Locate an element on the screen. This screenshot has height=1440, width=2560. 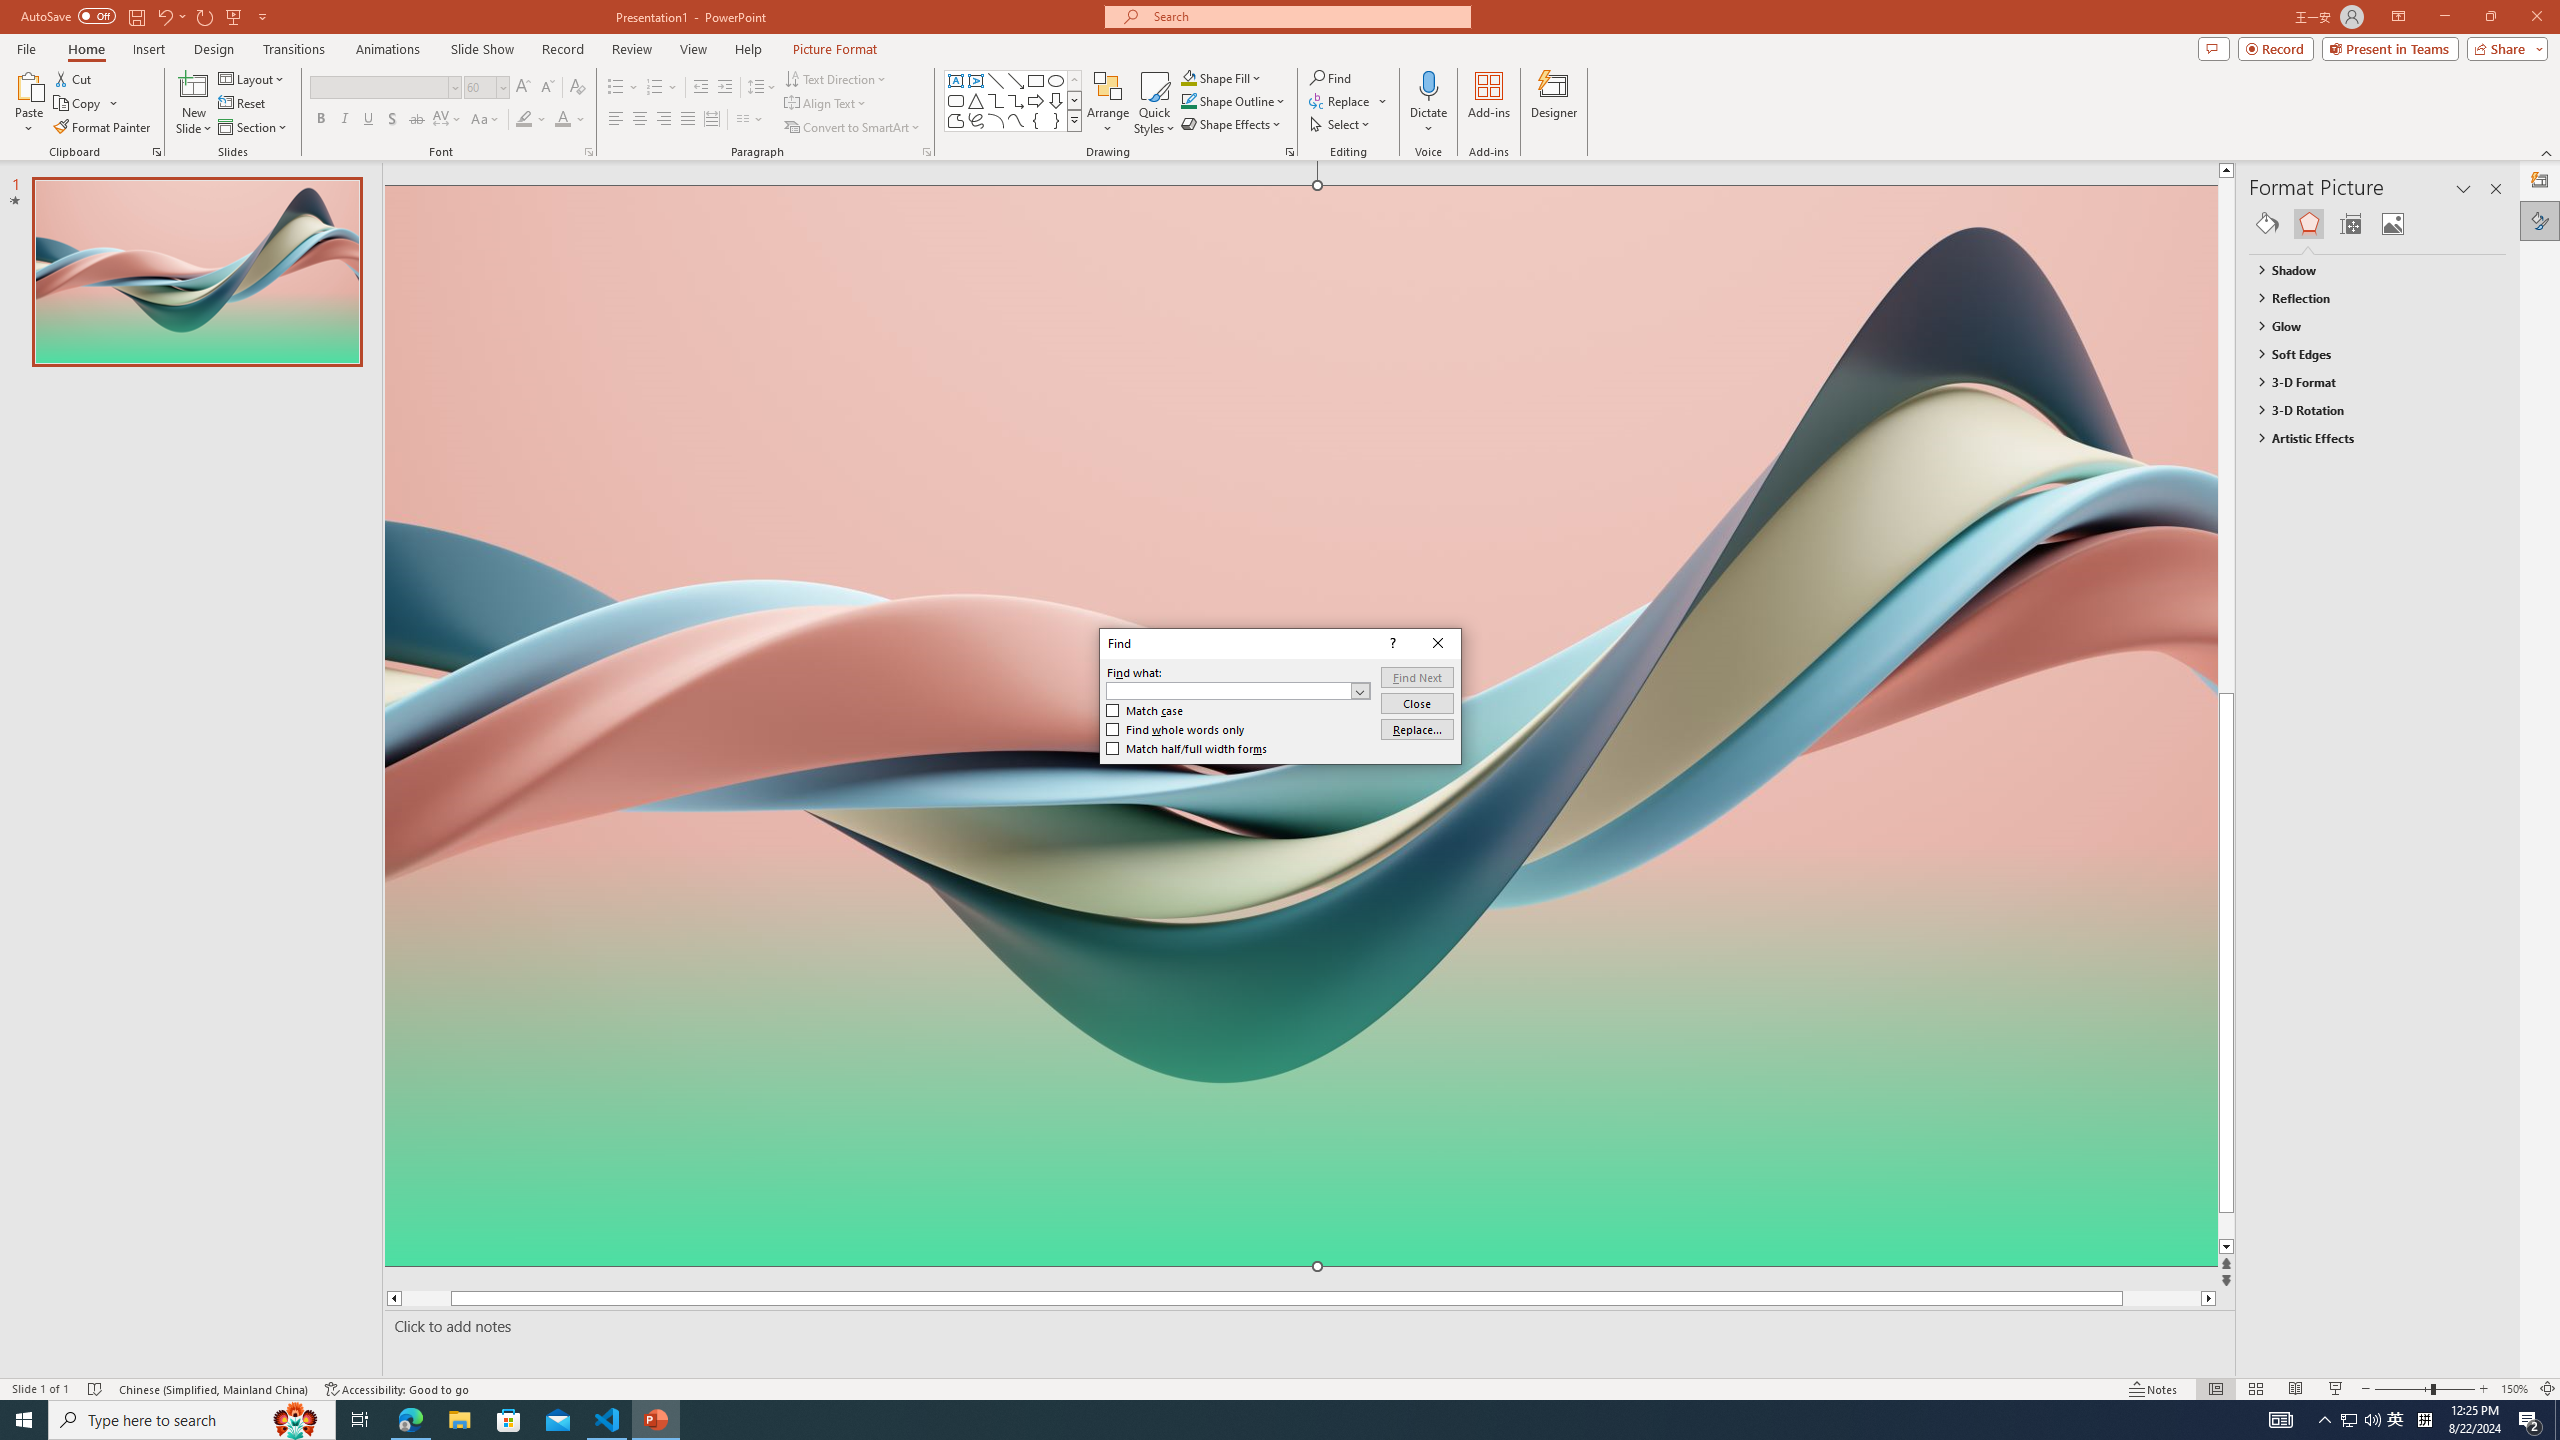
'Microsoft Edge - 1 running window' is located at coordinates (409, 1418).